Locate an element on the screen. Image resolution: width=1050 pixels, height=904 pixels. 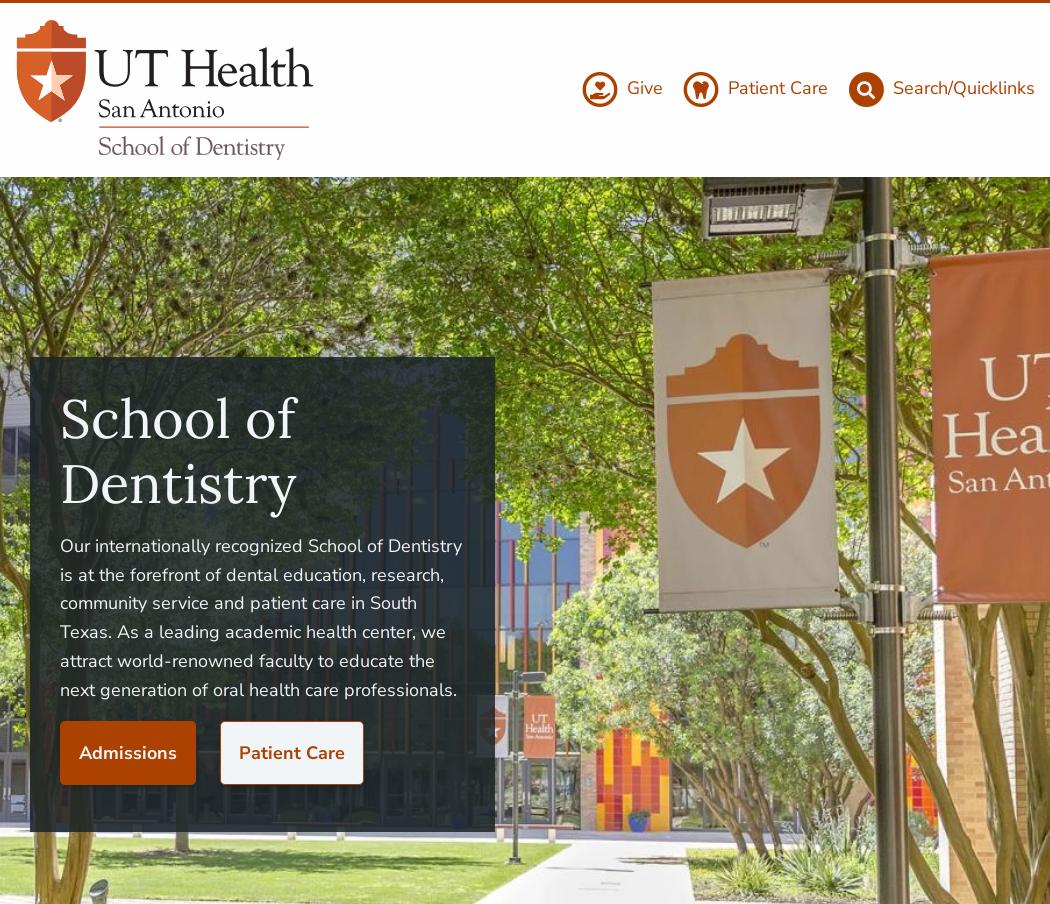
'News' is located at coordinates (1000, 499).